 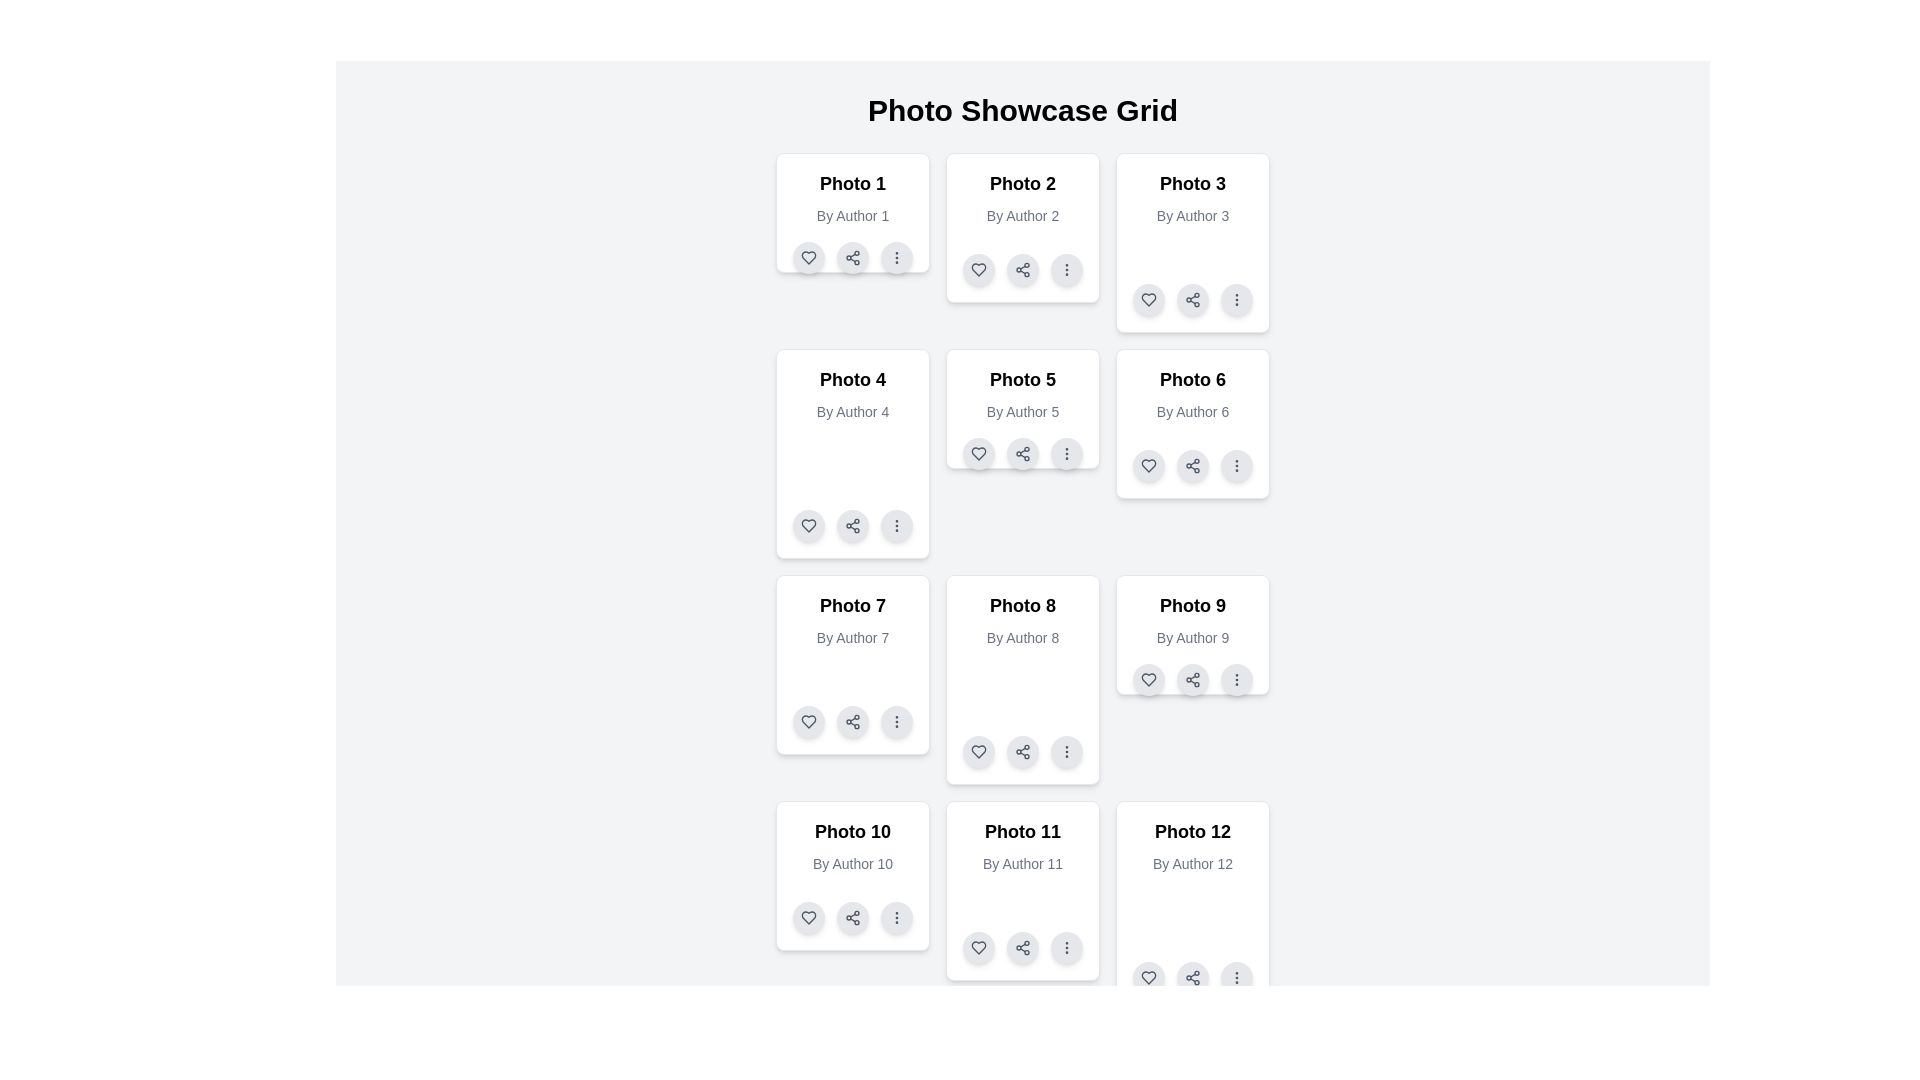 I want to click on the heart icon button located beneath the title of 'Photo 8', so click(x=979, y=752).